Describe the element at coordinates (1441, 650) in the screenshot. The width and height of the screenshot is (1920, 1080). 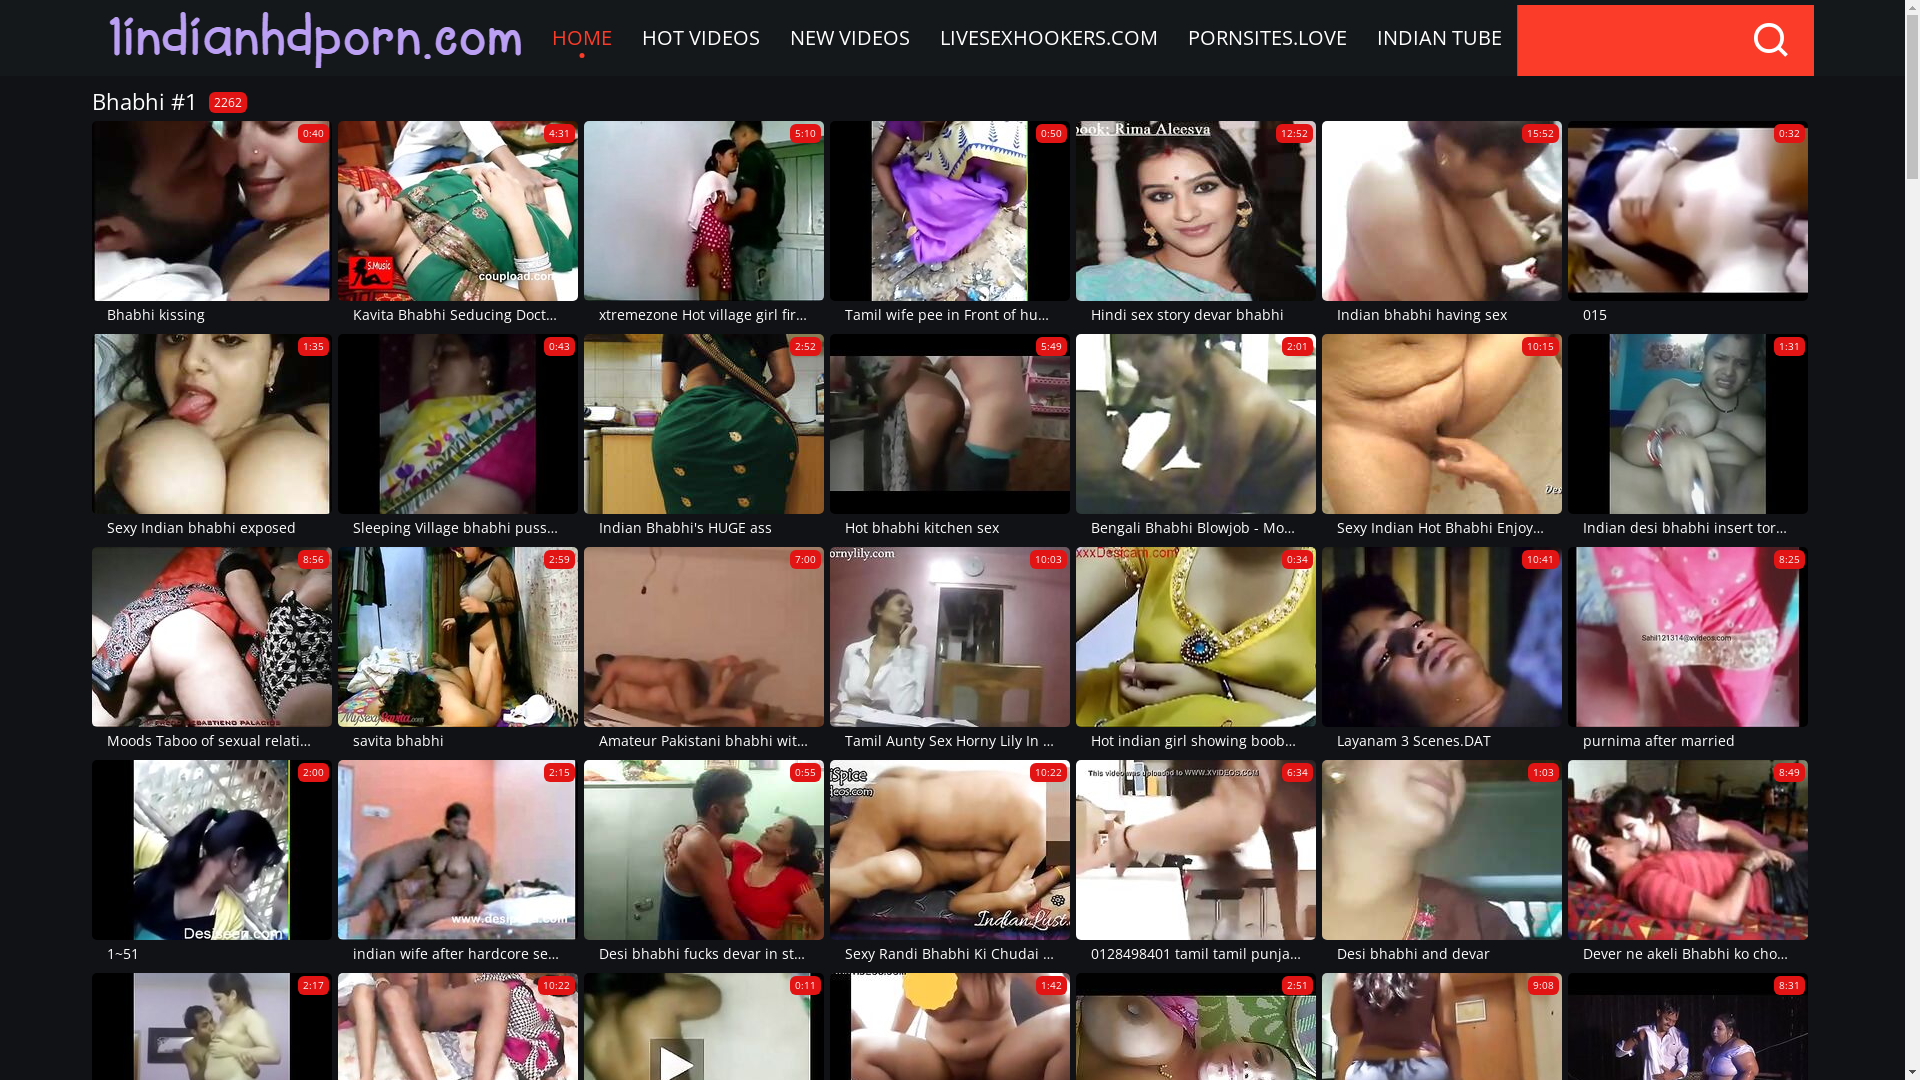
I see `'10:41` at that location.